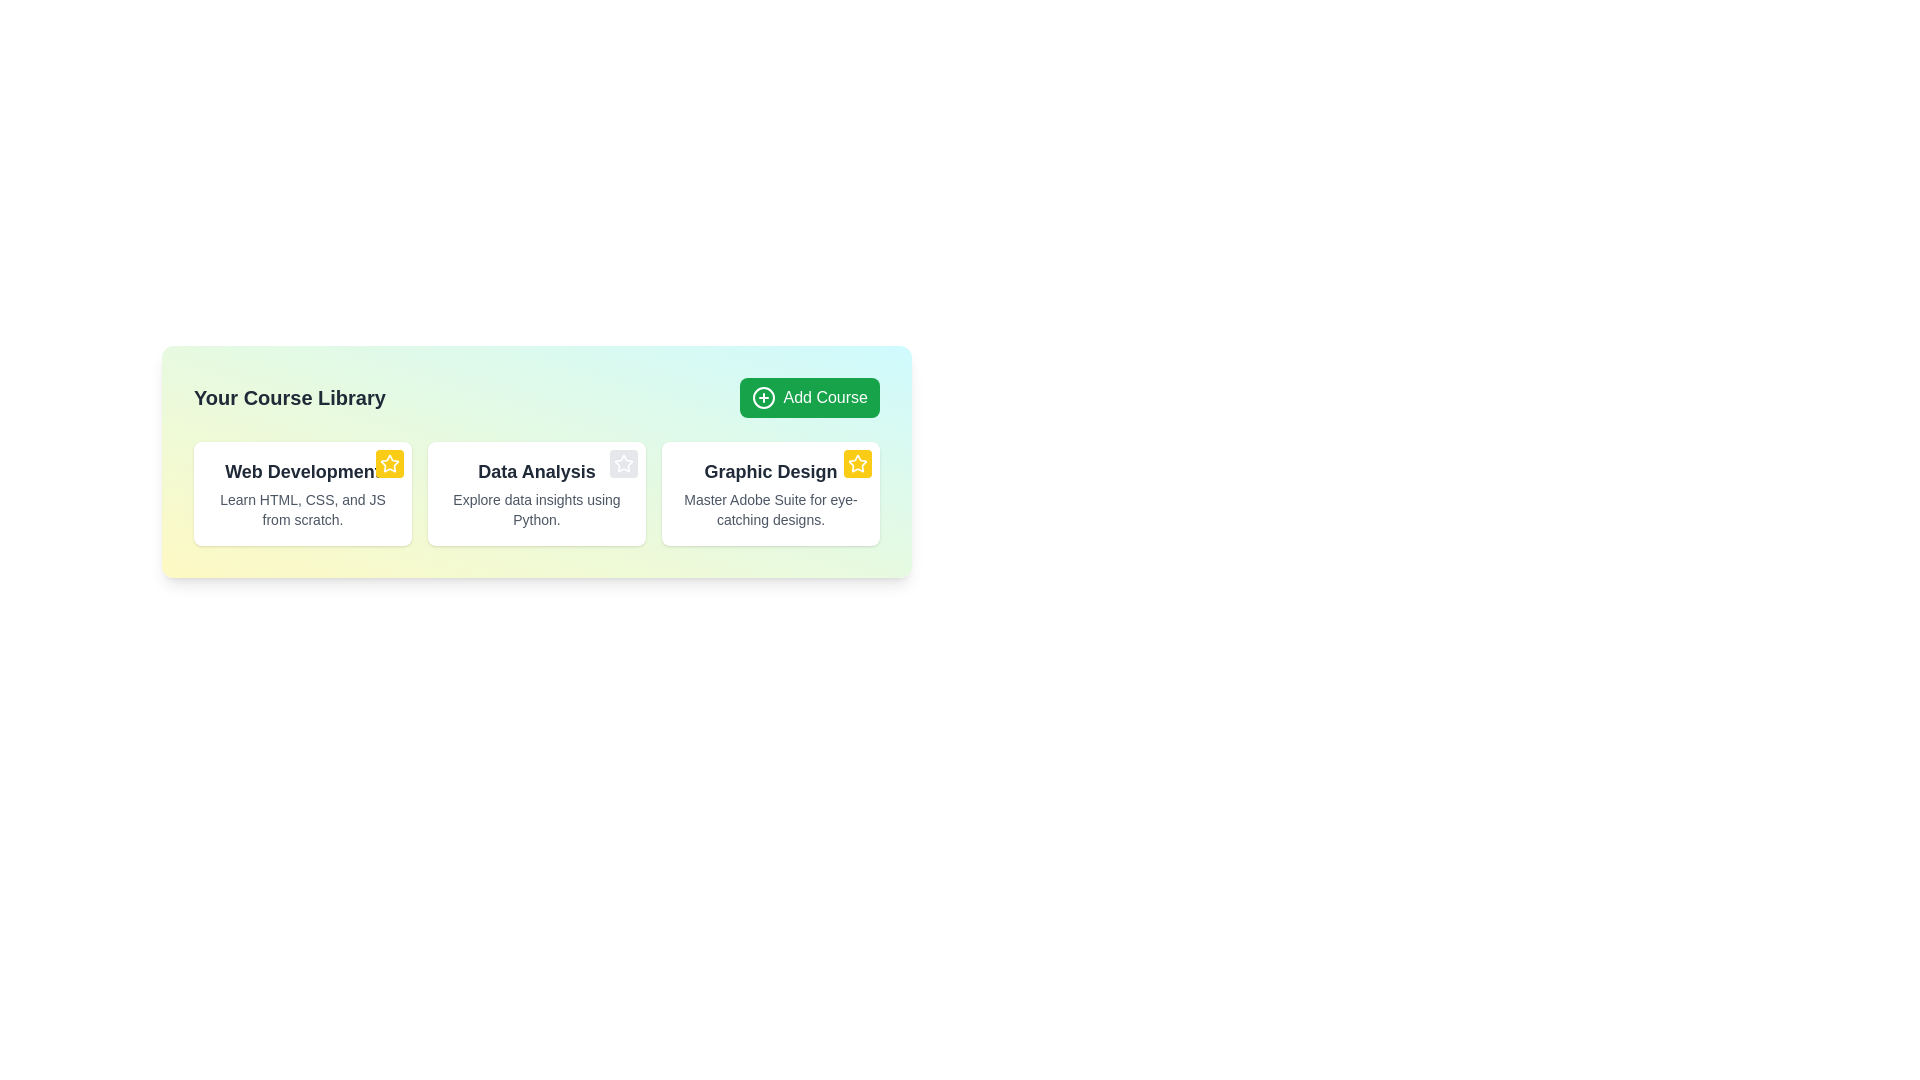  Describe the element at coordinates (623, 463) in the screenshot. I see `the small, rounded button with a light gray background located in the top-right corner of the 'Data Analysis' card to interact with it` at that location.